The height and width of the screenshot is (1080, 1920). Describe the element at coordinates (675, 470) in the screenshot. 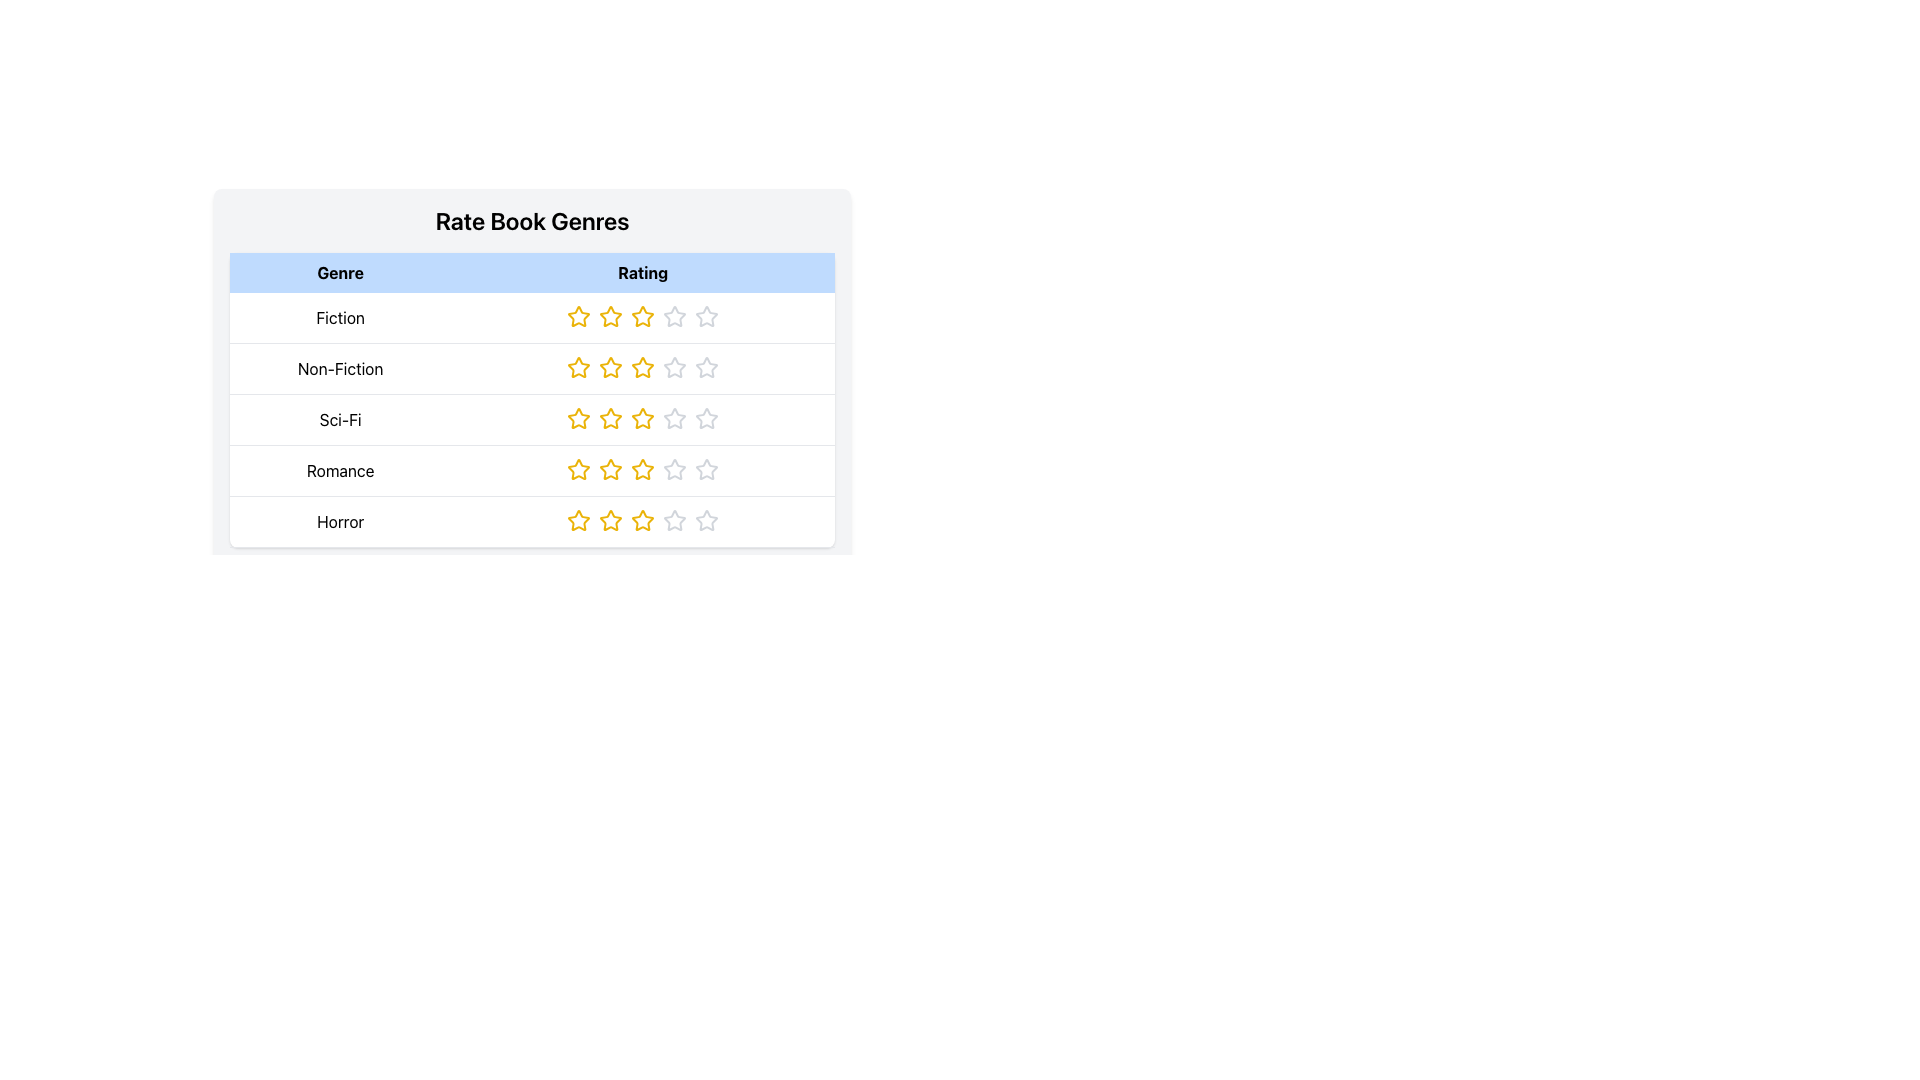

I see `the fourth star-shaped icon in the 'Rating' column for the 'Romance' genre` at that location.